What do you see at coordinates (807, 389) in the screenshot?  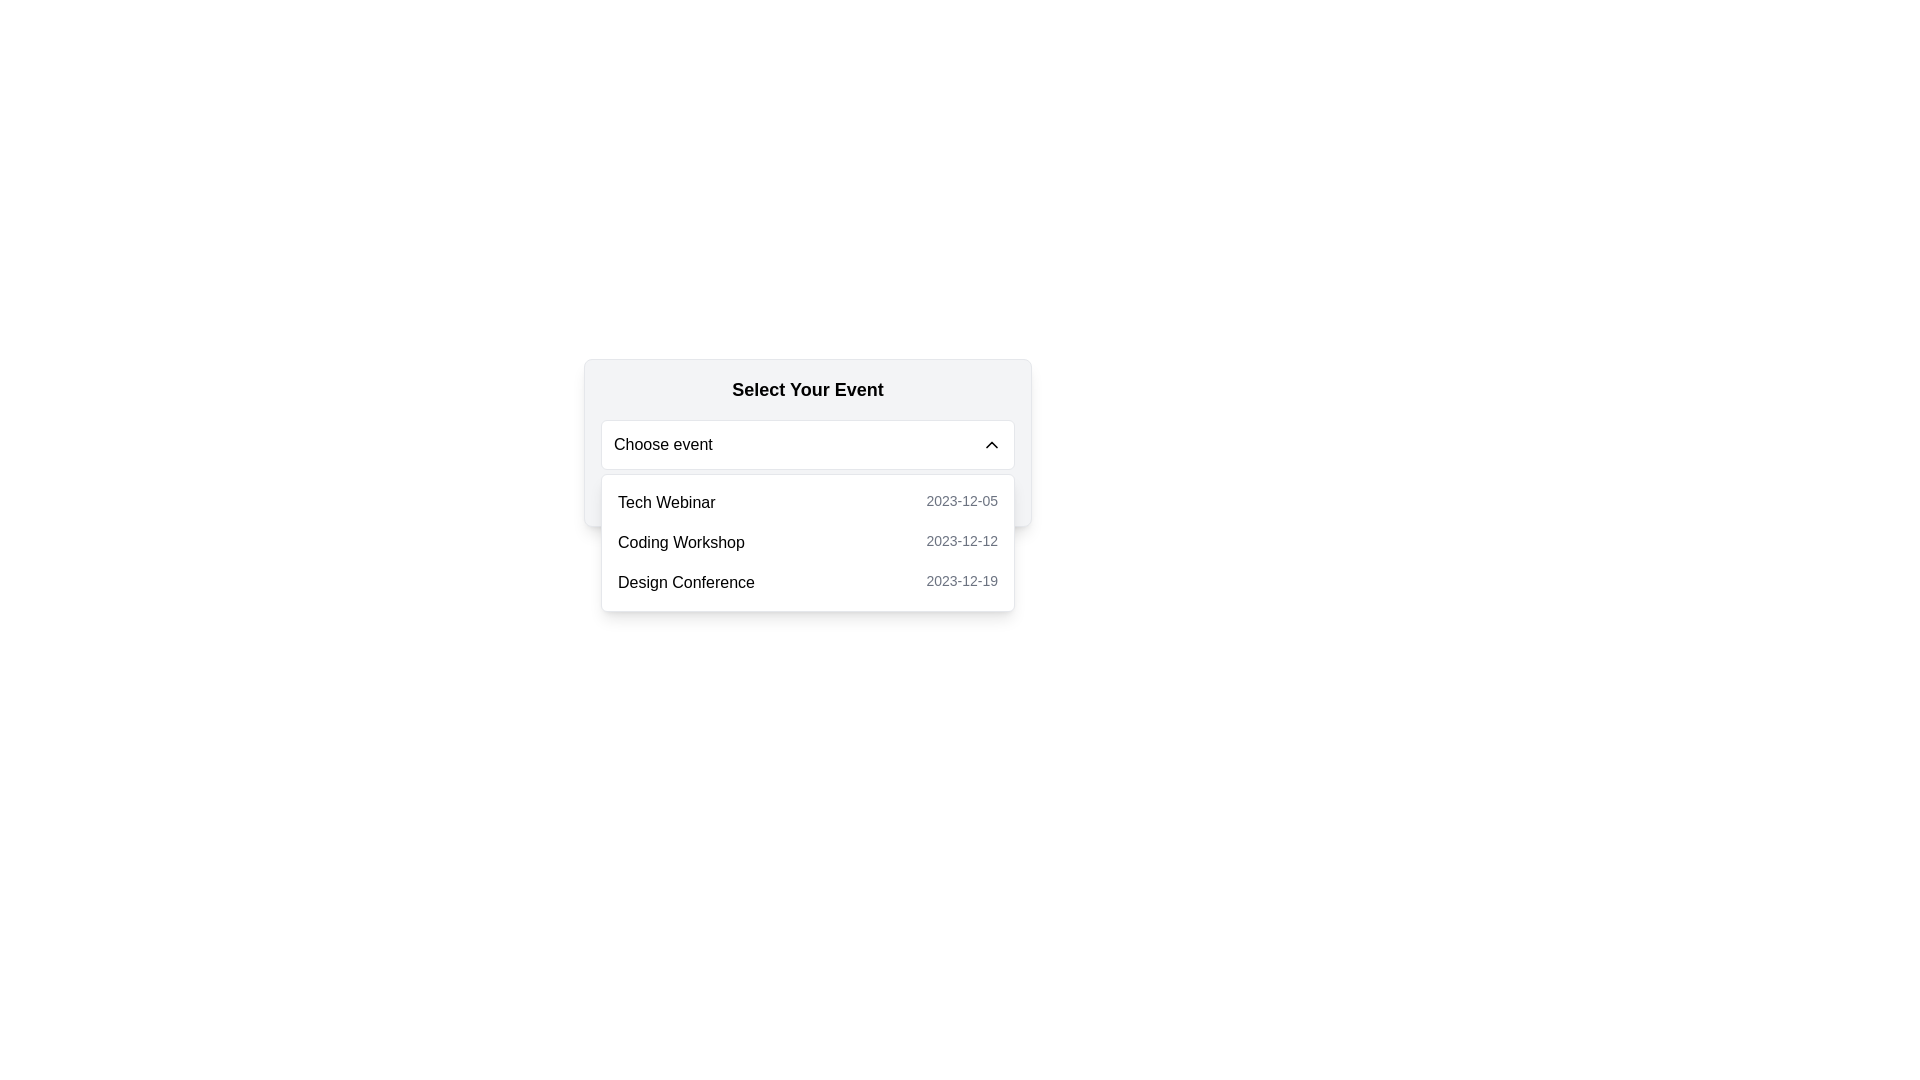 I see `the text label that reads 'Select Your Event', which is prominently styled with a bold and larger font, located at the upper section of the interface` at bounding box center [807, 389].